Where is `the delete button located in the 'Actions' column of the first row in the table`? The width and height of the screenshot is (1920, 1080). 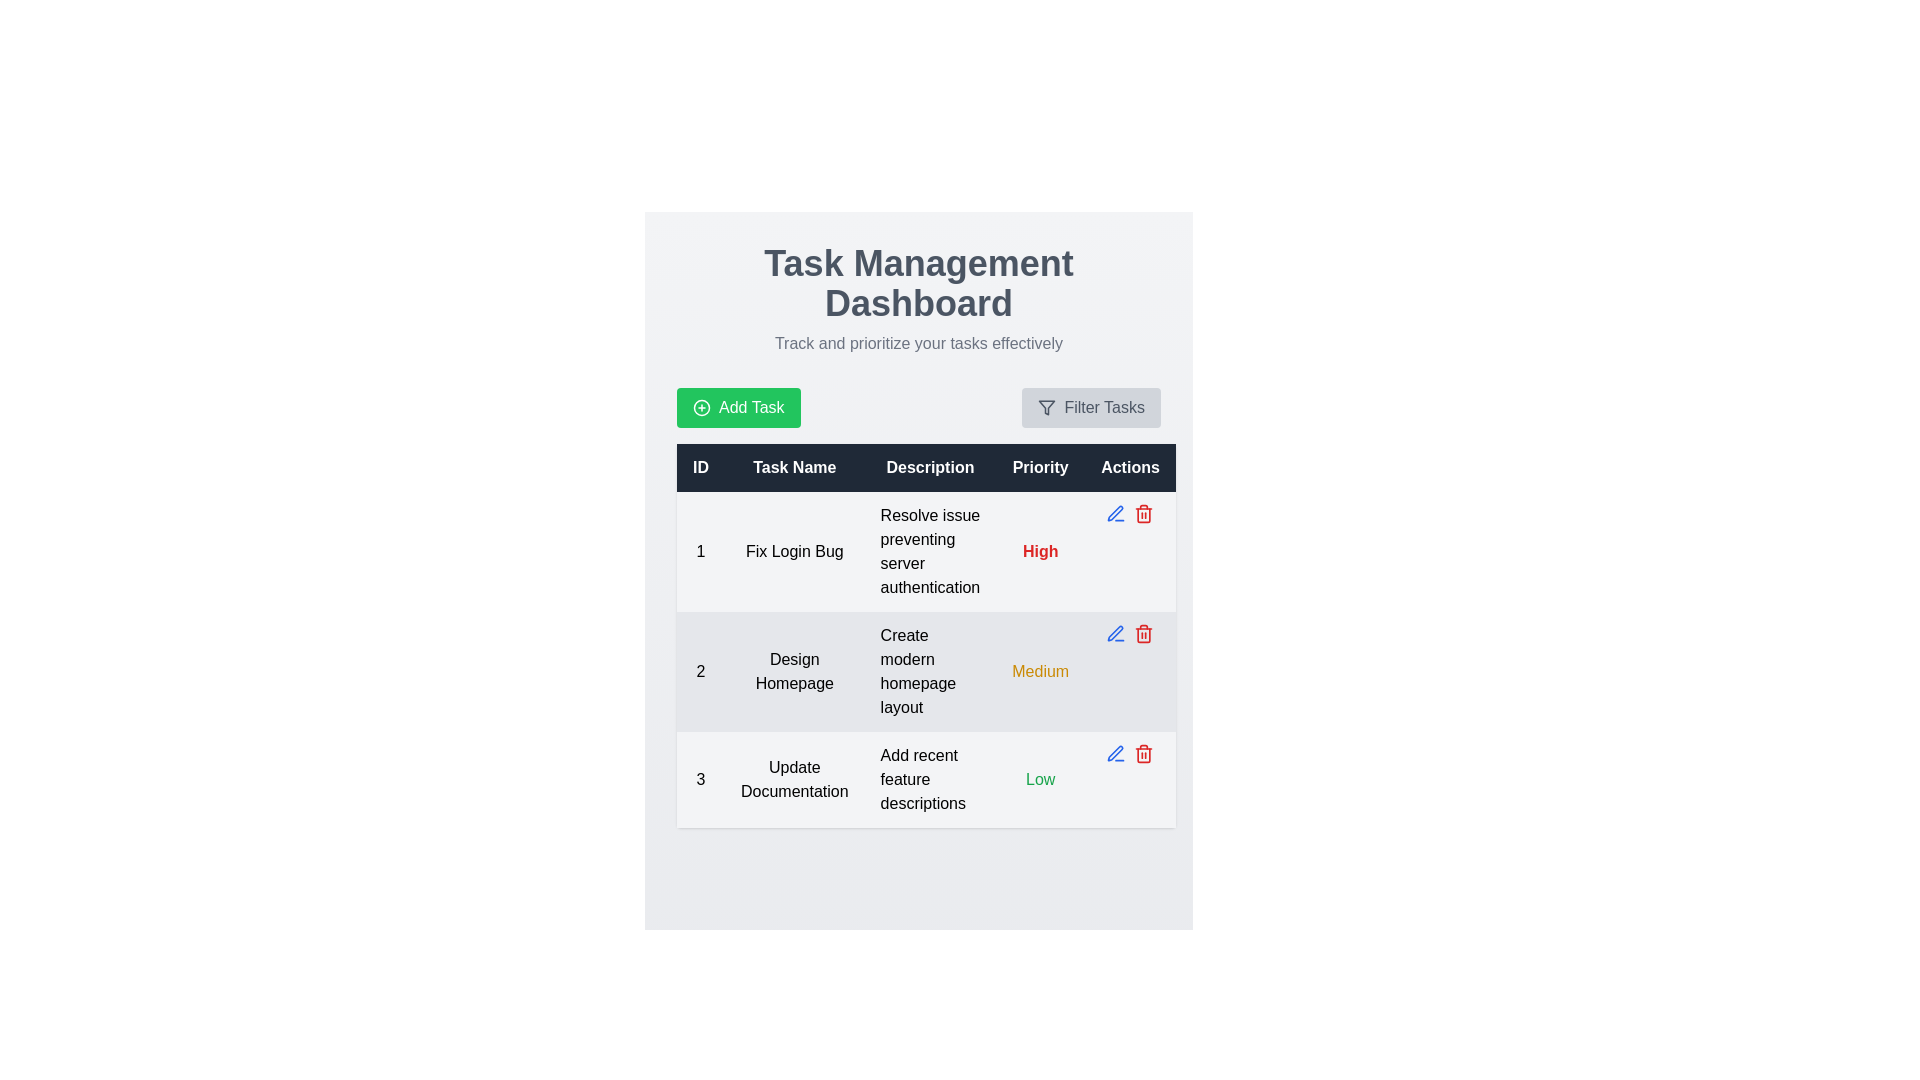
the delete button located in the 'Actions' column of the first row in the table is located at coordinates (1144, 512).